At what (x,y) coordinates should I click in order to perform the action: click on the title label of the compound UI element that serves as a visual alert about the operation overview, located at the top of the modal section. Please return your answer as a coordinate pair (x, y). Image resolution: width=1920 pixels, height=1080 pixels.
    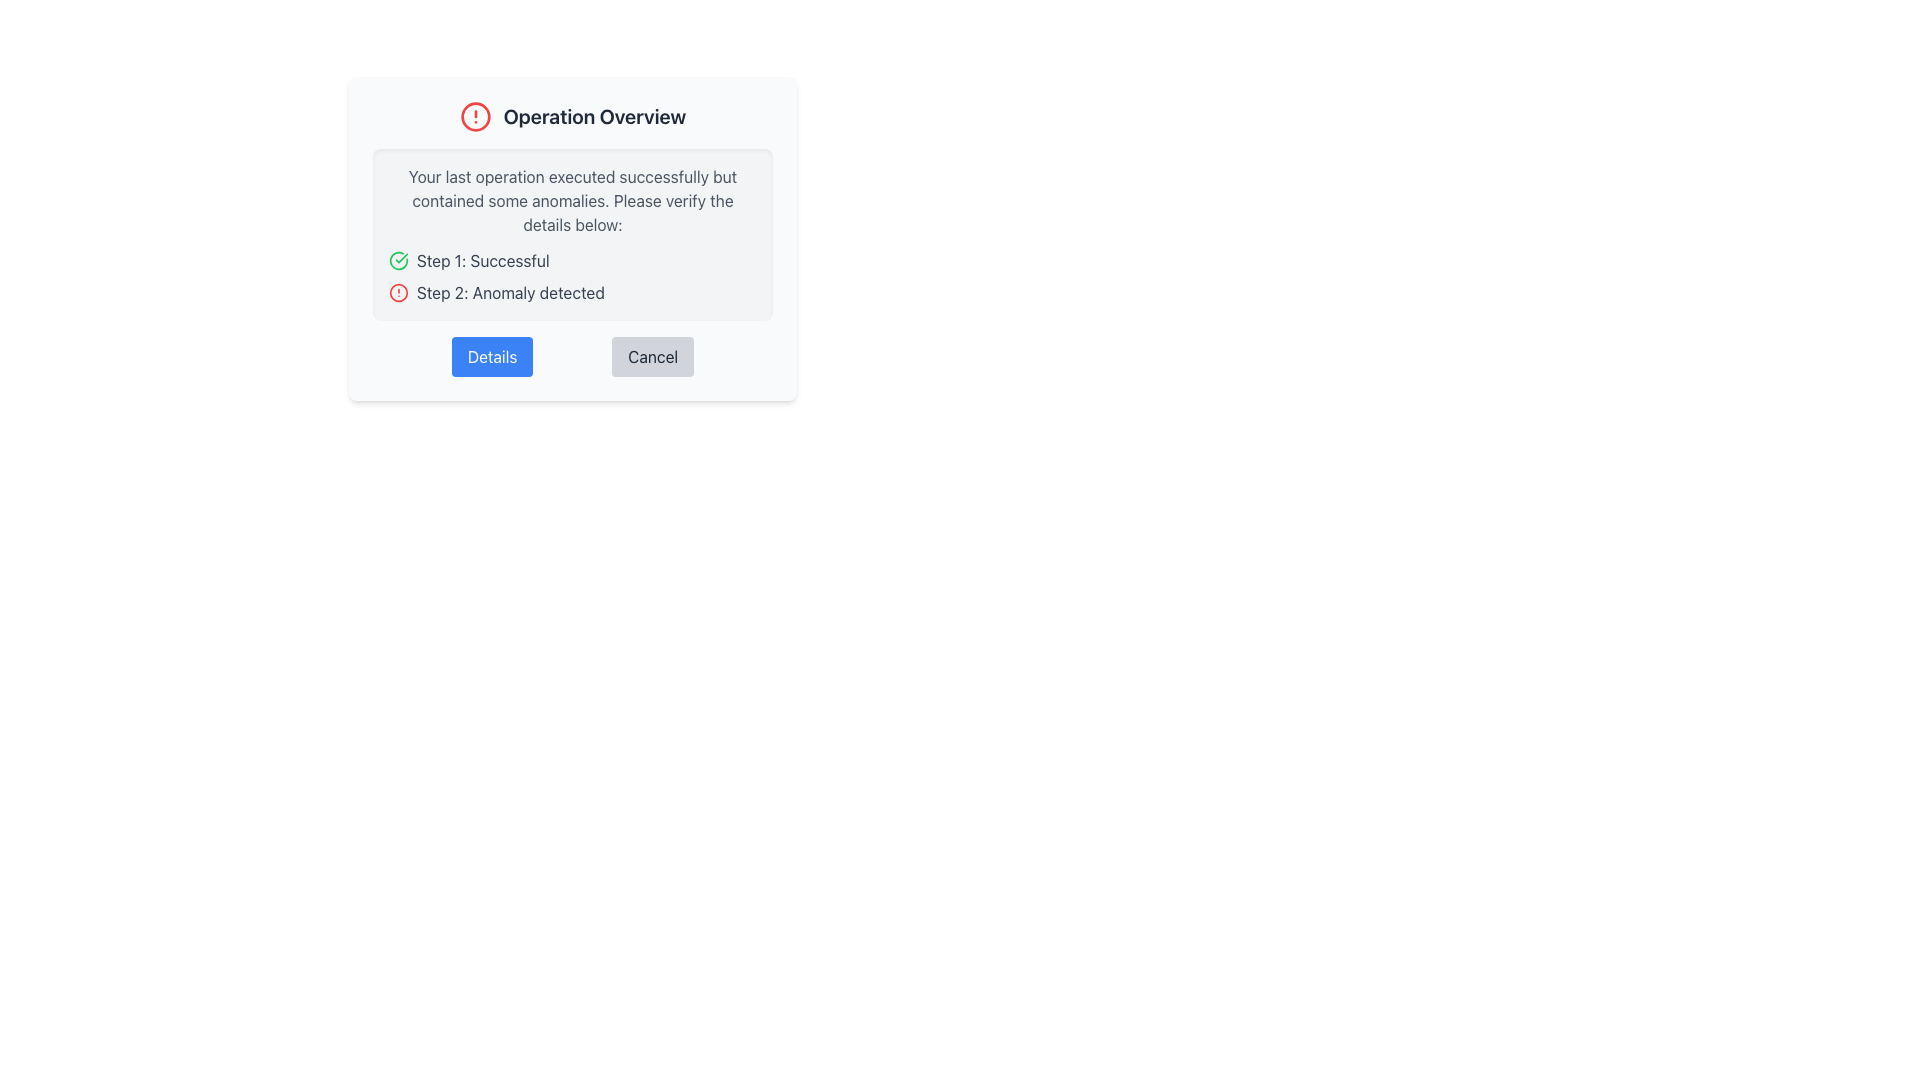
    Looking at the image, I should click on (571, 116).